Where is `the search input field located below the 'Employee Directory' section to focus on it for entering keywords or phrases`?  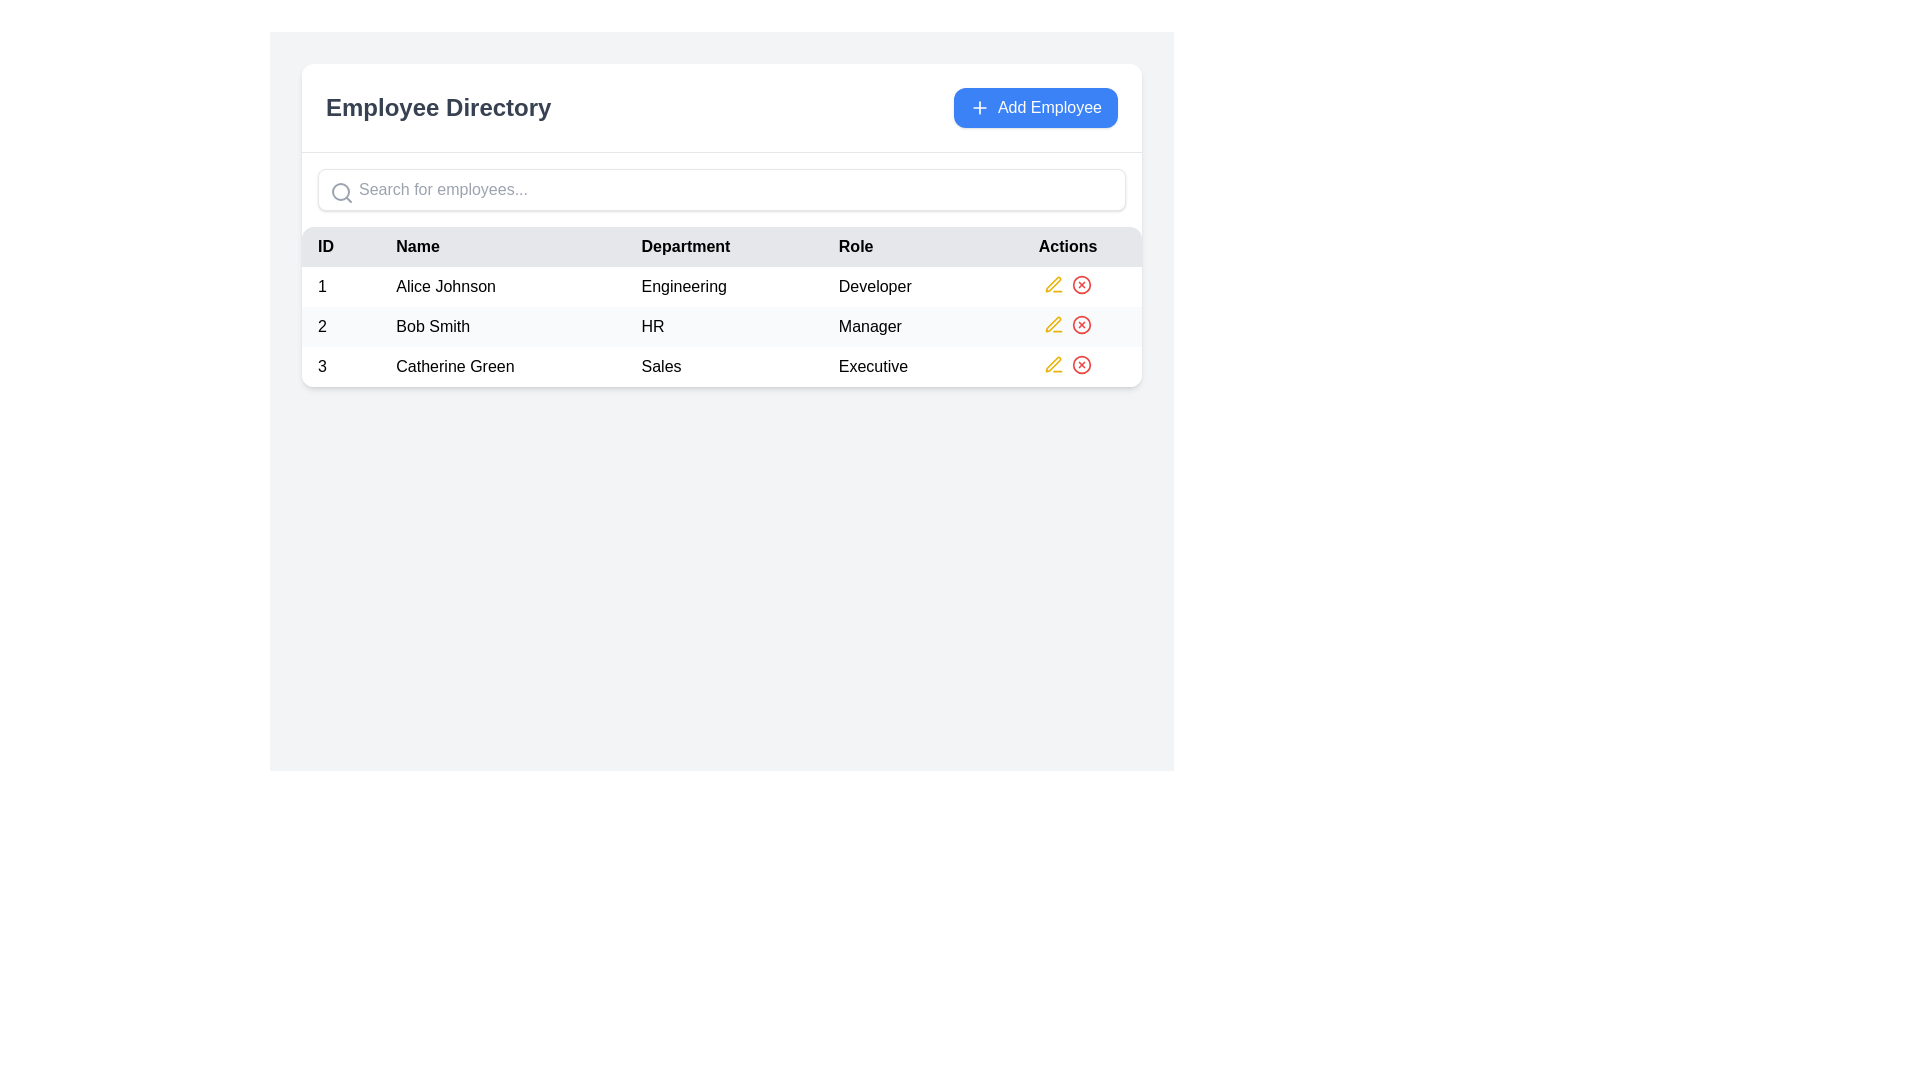
the search input field located below the 'Employee Directory' section to focus on it for entering keywords or phrases is located at coordinates (720, 189).